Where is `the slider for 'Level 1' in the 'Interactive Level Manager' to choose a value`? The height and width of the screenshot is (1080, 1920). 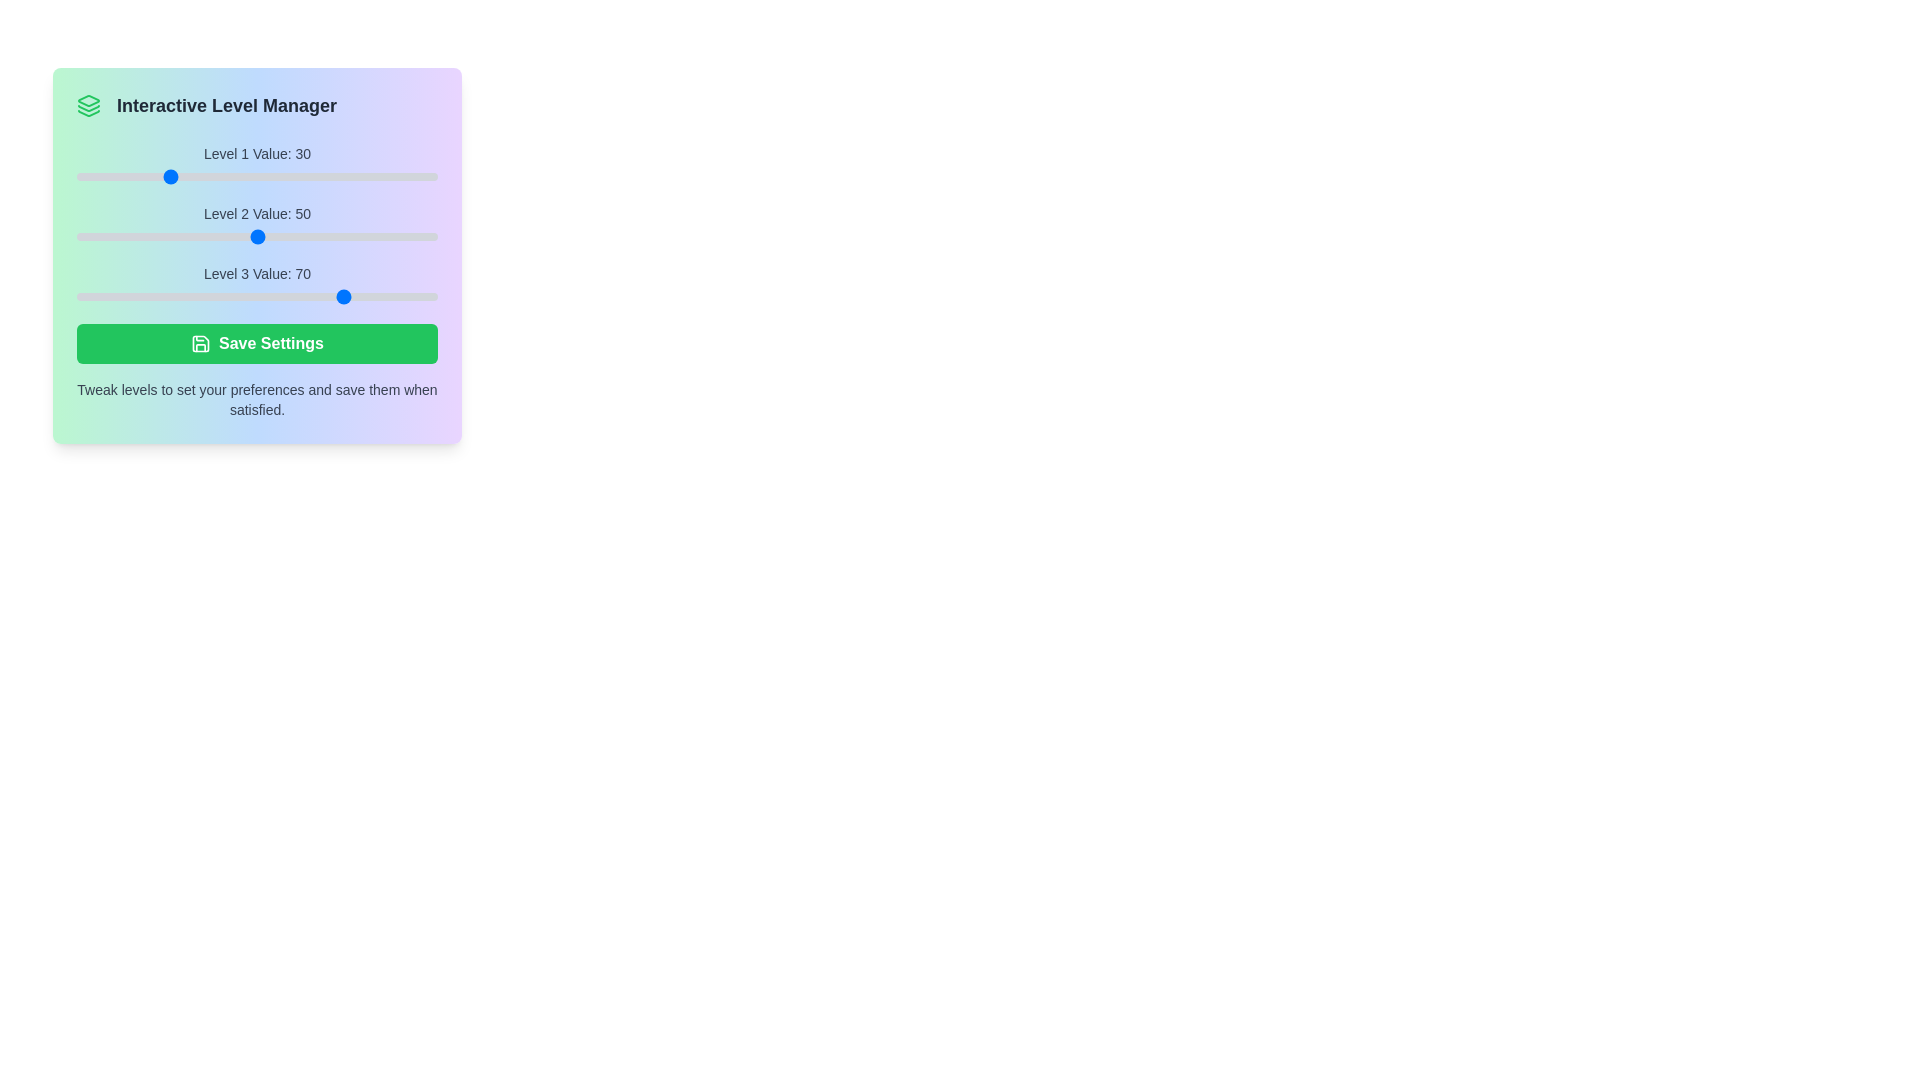
the slider for 'Level 1' in the 'Interactive Level Manager' to choose a value is located at coordinates (256, 164).